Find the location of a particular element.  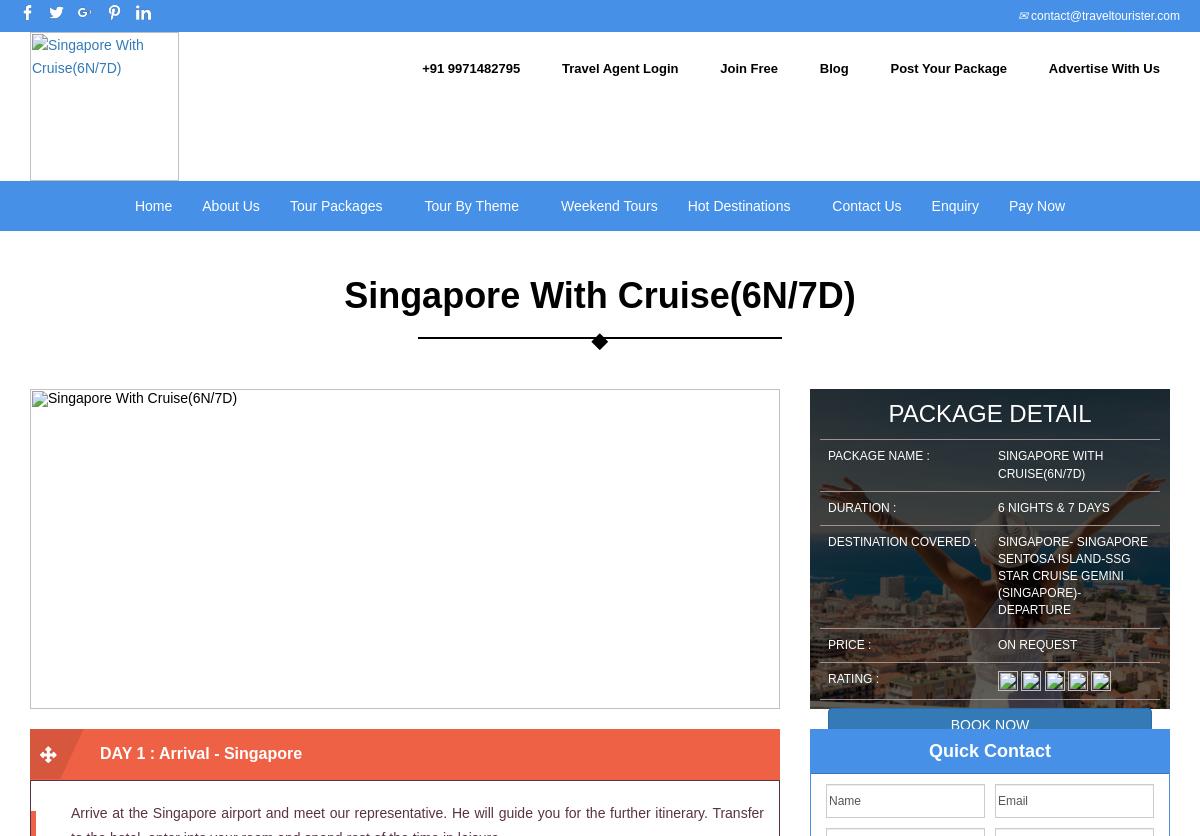

'Price :' is located at coordinates (848, 643).